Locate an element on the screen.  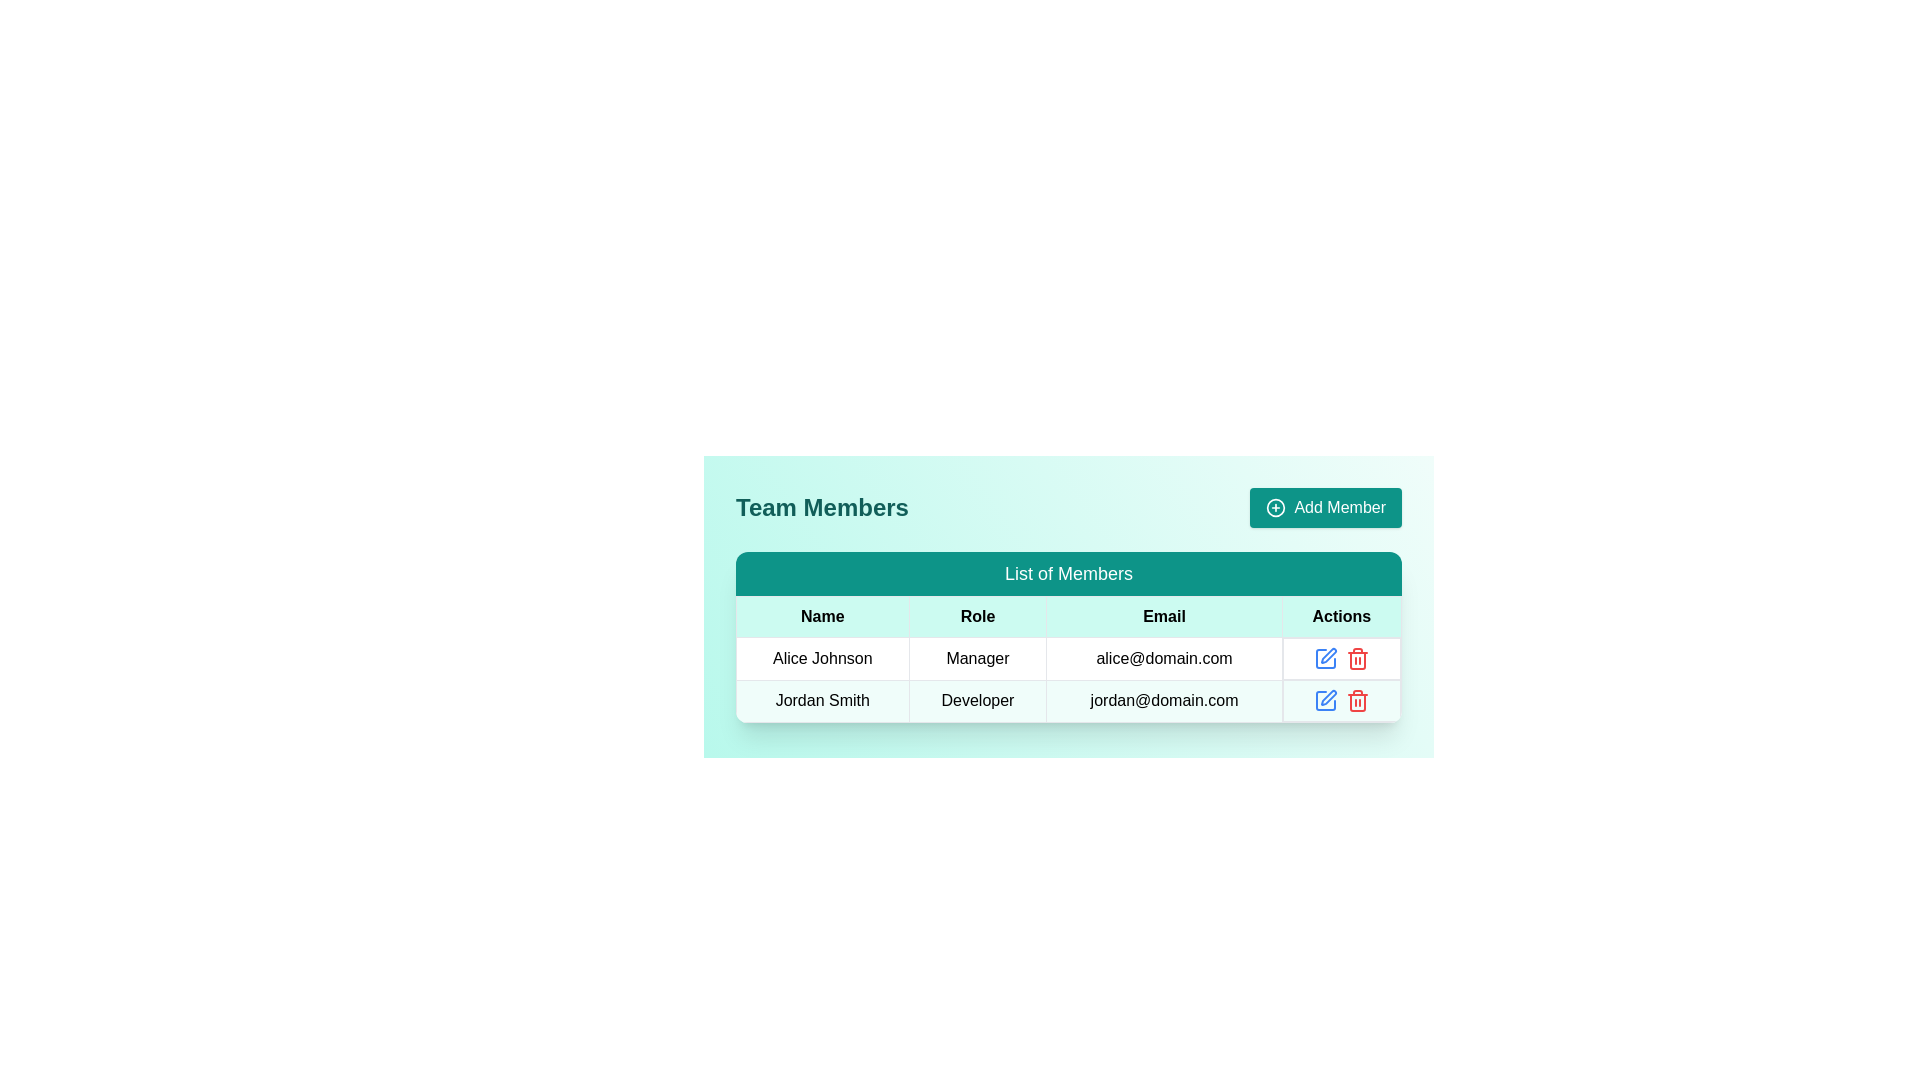
the email address label in the third cell of the first data row of the table, which displays the email of 'Alice Johnson', the Manager is located at coordinates (1164, 658).